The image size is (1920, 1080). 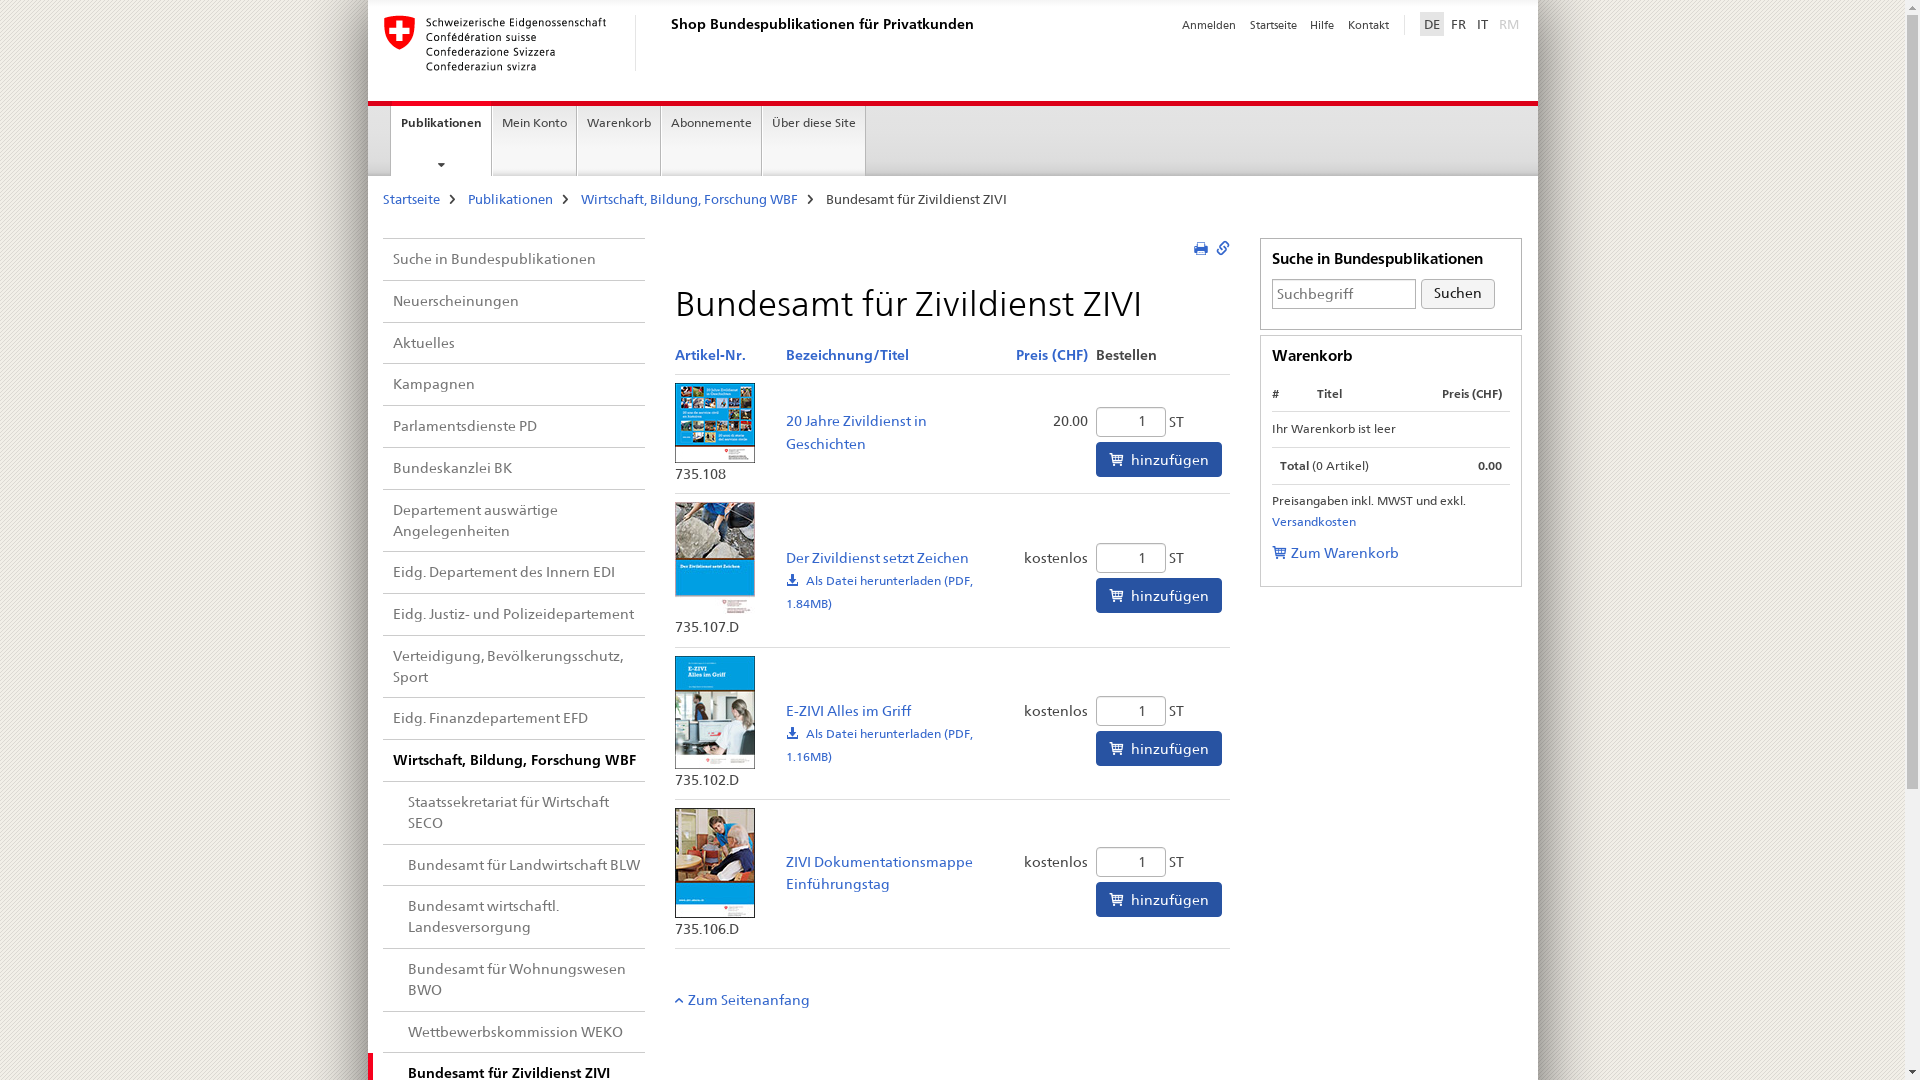 What do you see at coordinates (1050, 353) in the screenshot?
I see `'Aufsteigend sortieren:` at bounding box center [1050, 353].